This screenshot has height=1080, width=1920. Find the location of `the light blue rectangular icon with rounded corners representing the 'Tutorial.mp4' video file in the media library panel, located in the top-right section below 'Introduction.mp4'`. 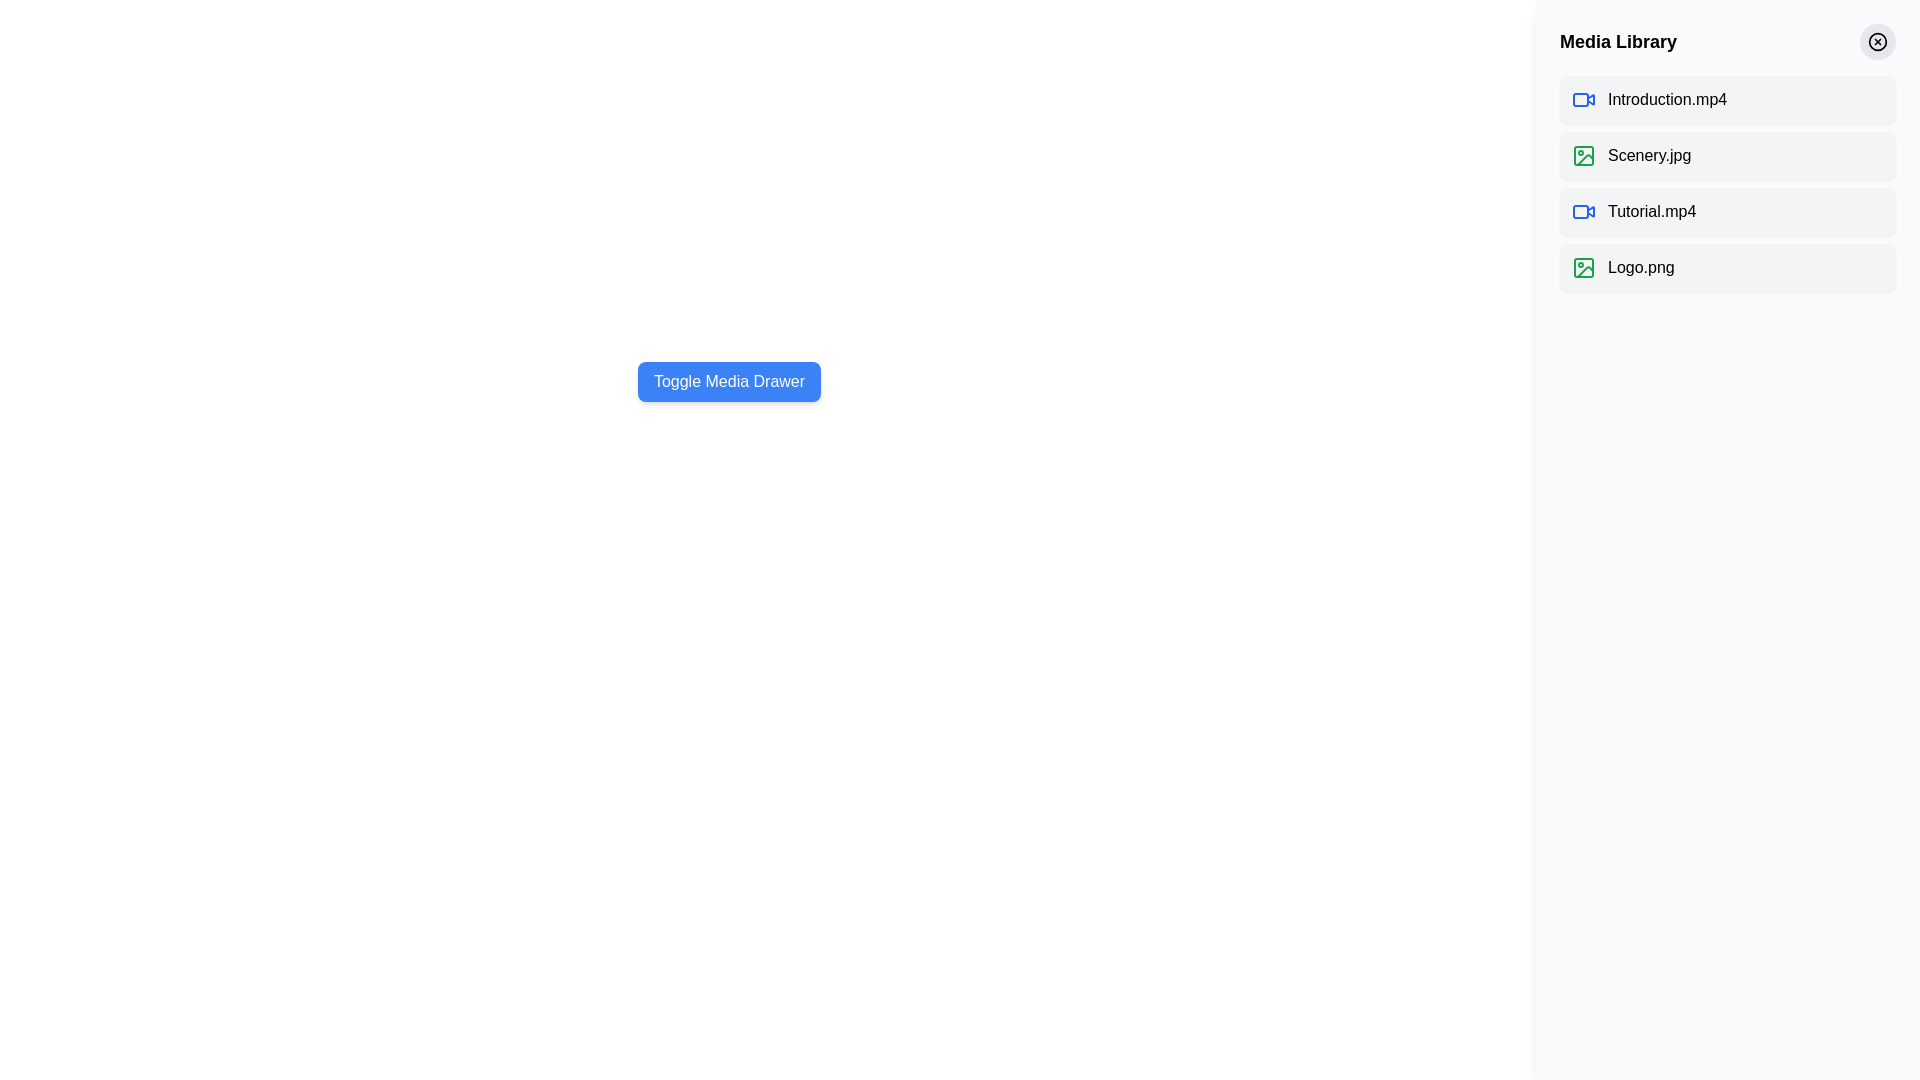

the light blue rectangular icon with rounded corners representing the 'Tutorial.mp4' video file in the media library panel, located in the top-right section below 'Introduction.mp4' is located at coordinates (1579, 212).